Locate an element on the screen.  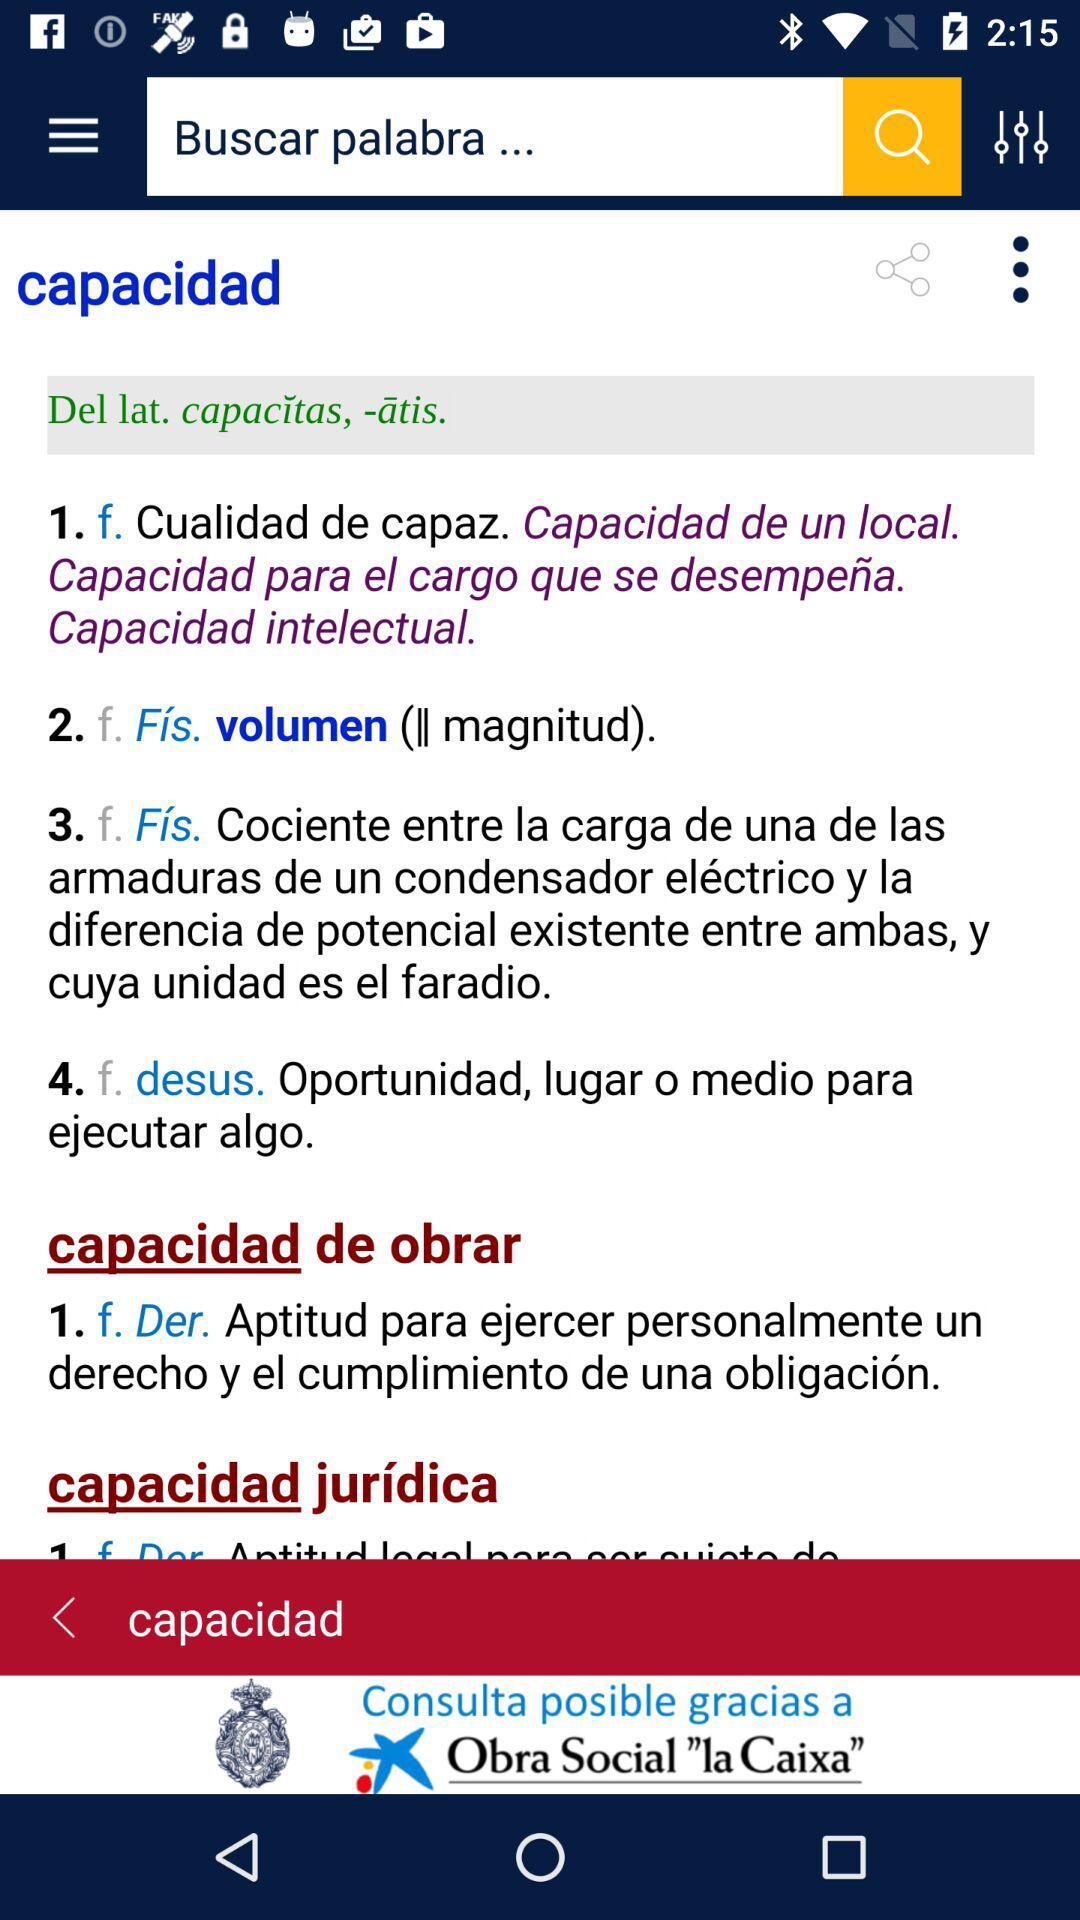
the more icon is located at coordinates (1020, 268).